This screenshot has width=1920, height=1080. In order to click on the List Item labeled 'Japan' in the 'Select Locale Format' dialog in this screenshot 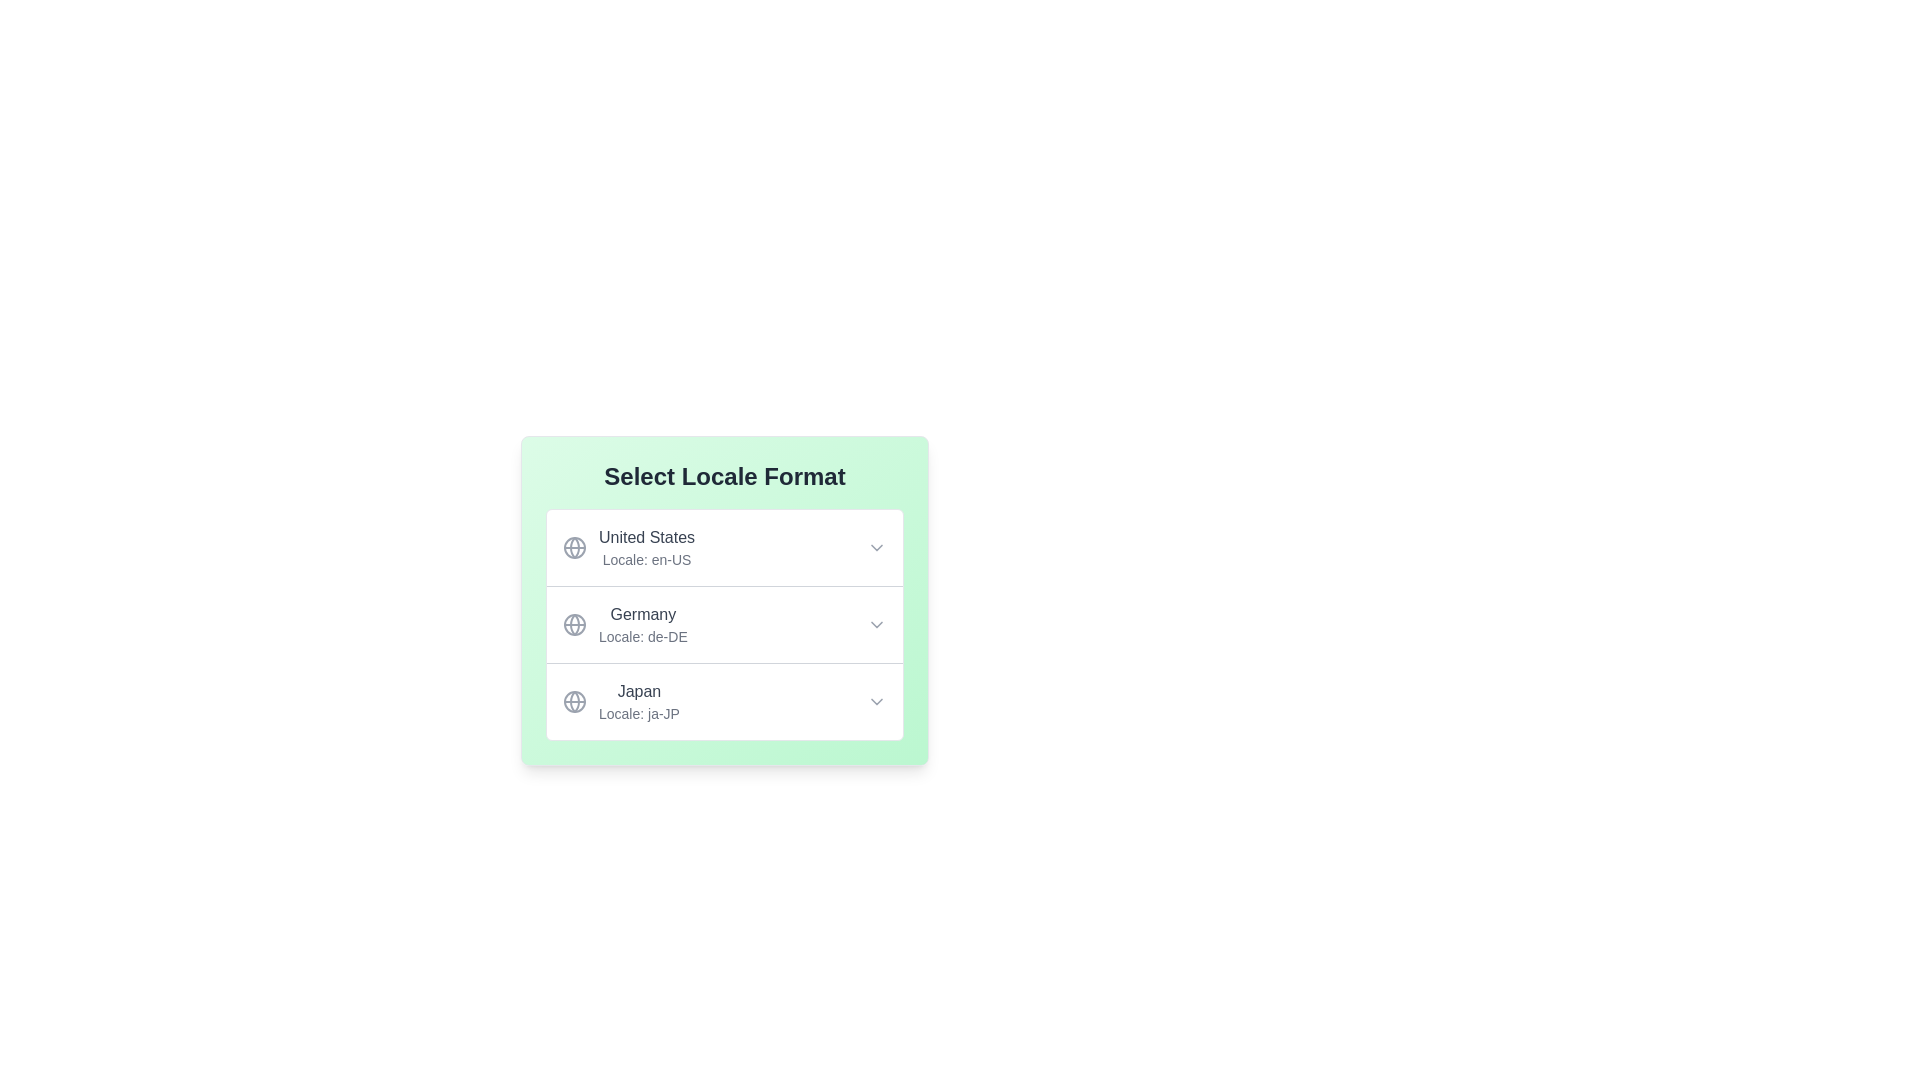, I will do `click(620, 701)`.